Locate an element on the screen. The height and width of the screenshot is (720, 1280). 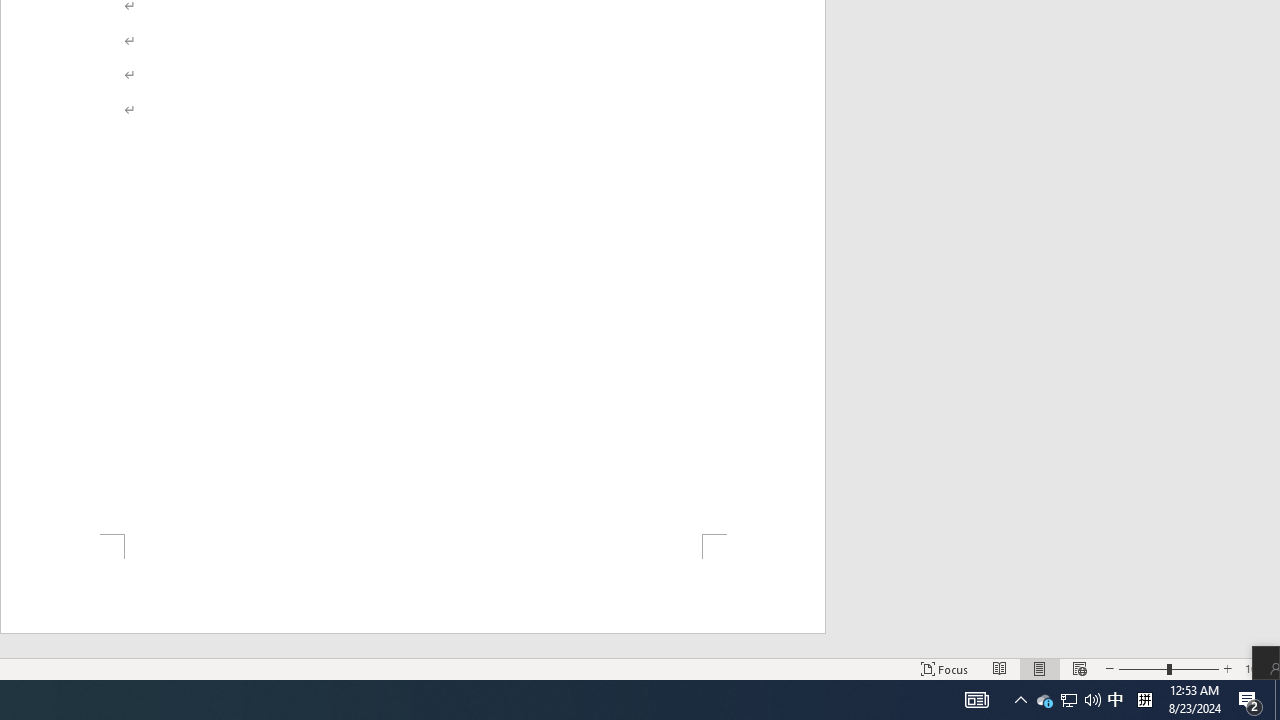
'Read Mode' is located at coordinates (1000, 669).